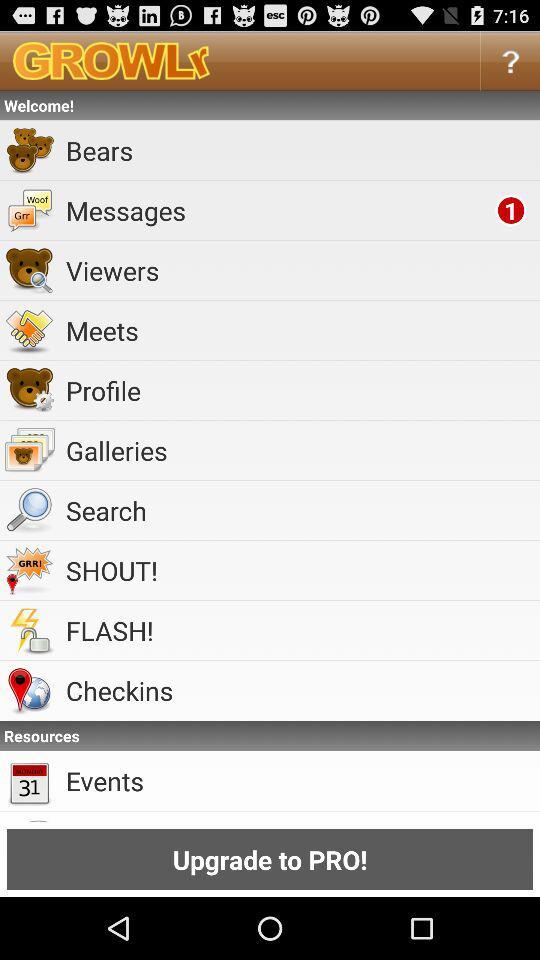 This screenshot has height=960, width=540. What do you see at coordinates (298, 149) in the screenshot?
I see `icon below the welcome! app` at bounding box center [298, 149].